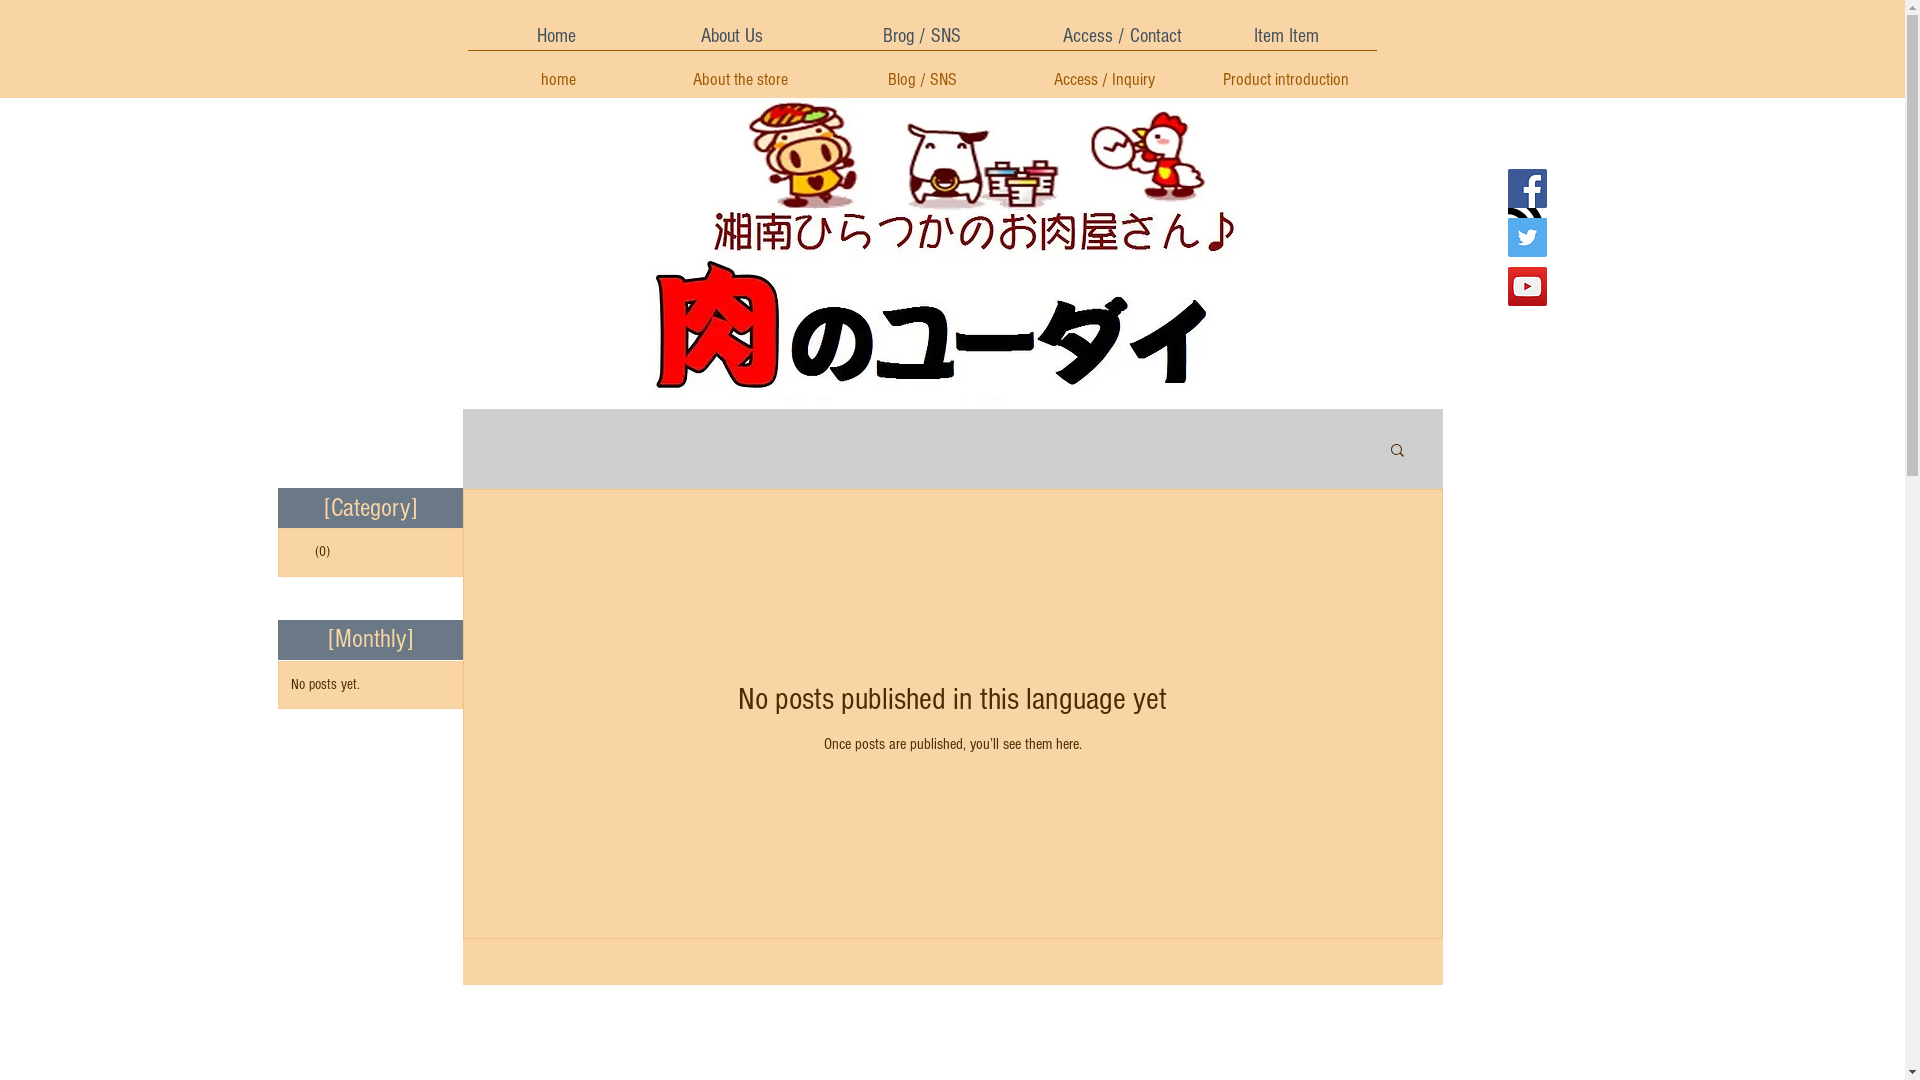 The image size is (1920, 1080). I want to click on 'Access / Inquiry', so click(1013, 69).